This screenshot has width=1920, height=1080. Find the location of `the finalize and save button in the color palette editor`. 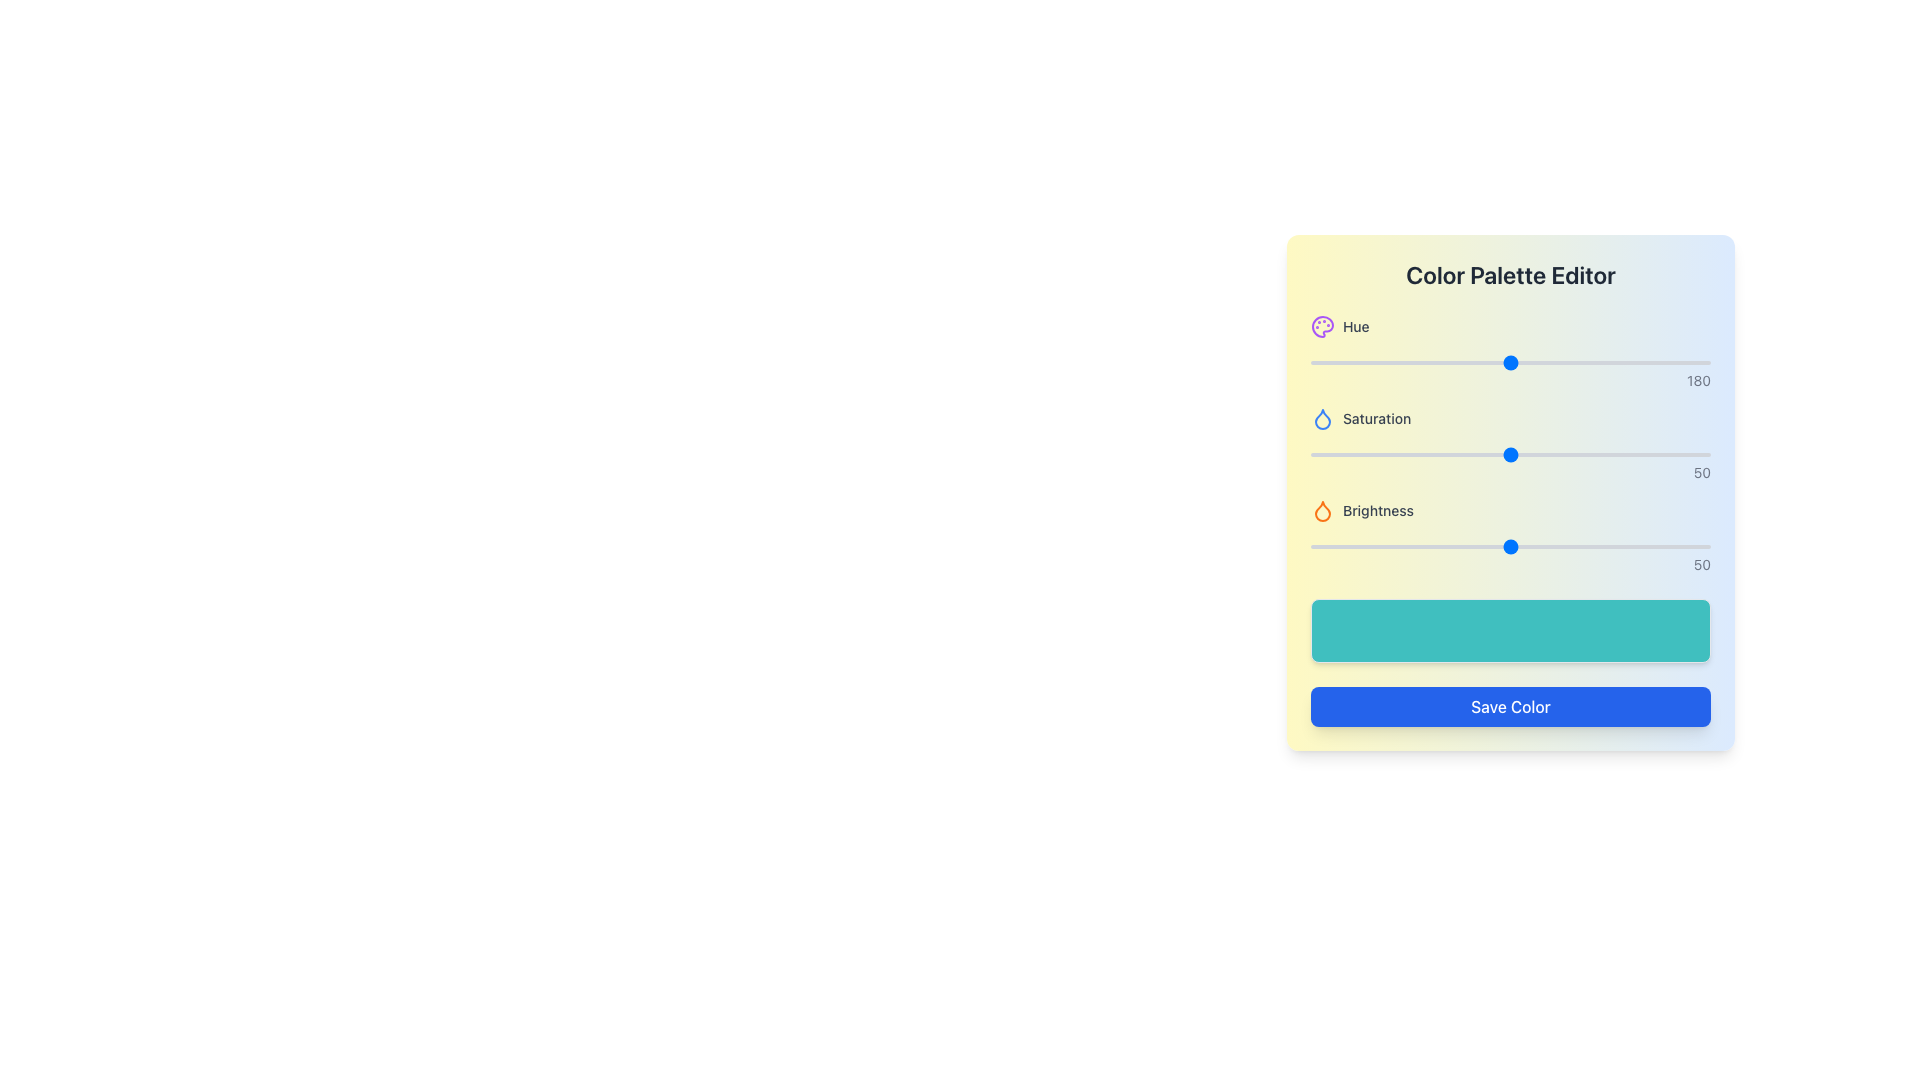

the finalize and save button in the color palette editor is located at coordinates (1511, 705).